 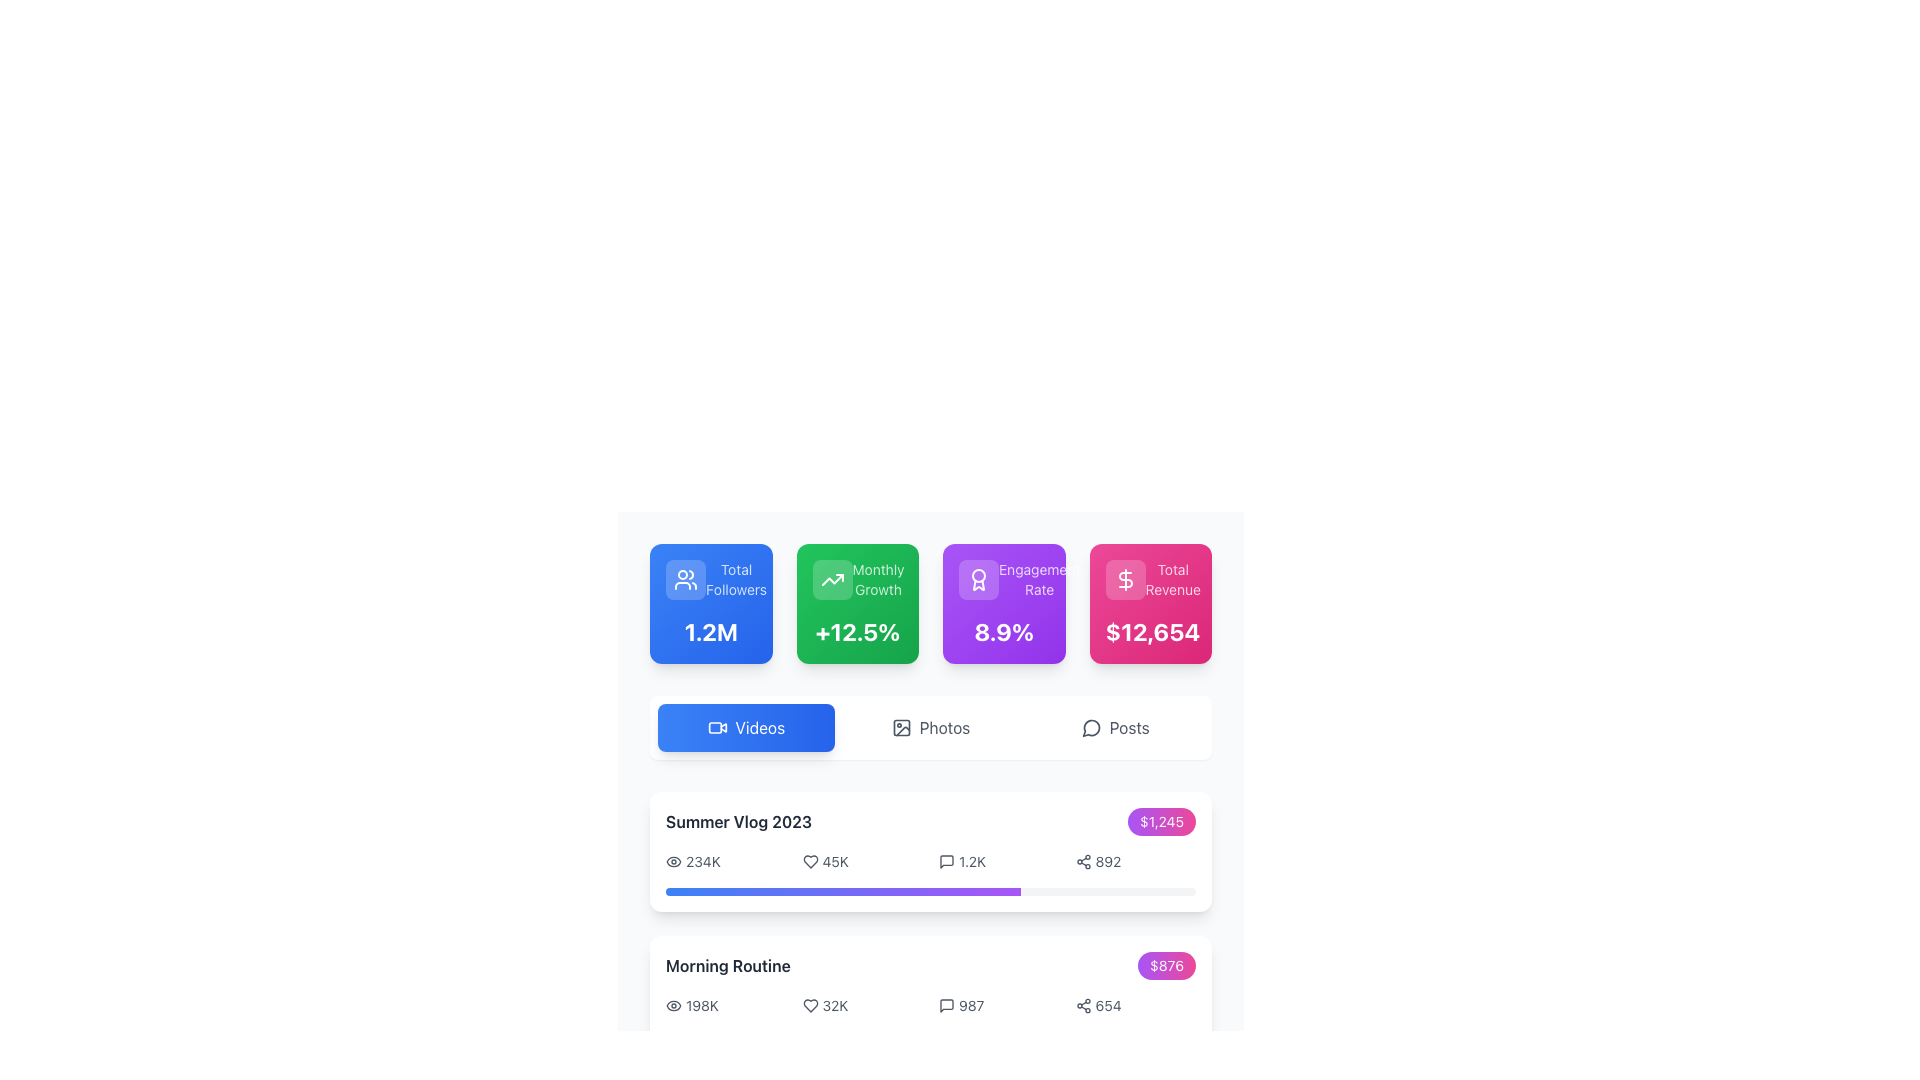 What do you see at coordinates (972, 860) in the screenshot?
I see `the numeric text '1.2K' adjacent to the chat bubble icon in the second row of metrics under the 'Summer Vlog 2023' section` at bounding box center [972, 860].